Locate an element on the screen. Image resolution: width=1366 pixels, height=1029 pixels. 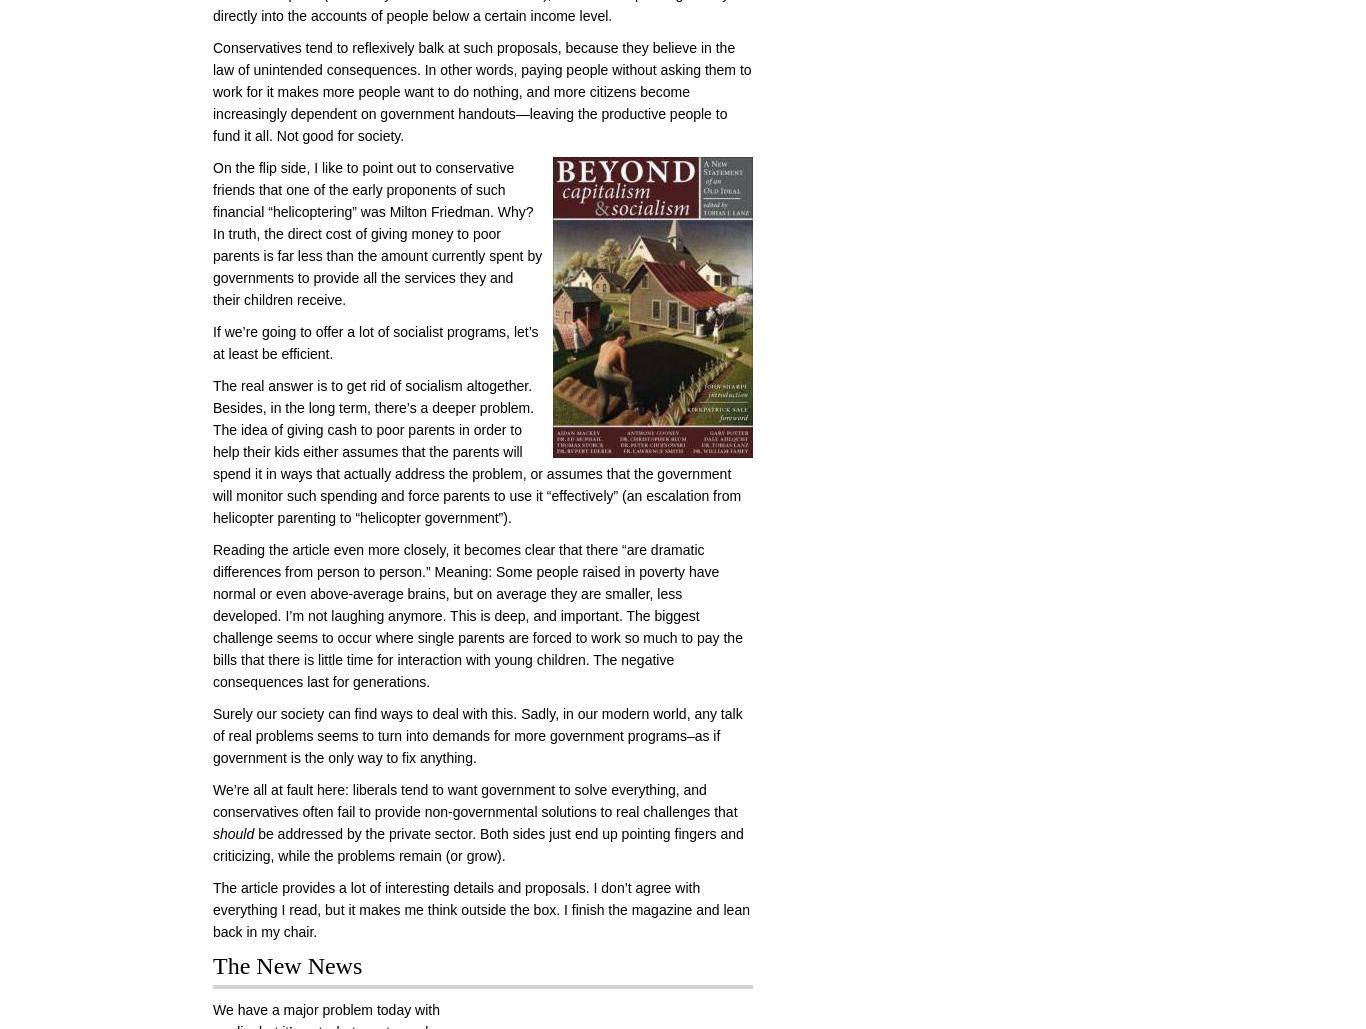
'Reading the article even more closely, it becomes clear that there “are dramatic differences from person to person.” Meaning: Some people raised in poverty have normal or even above-average brains, but on average they are smaller, less developed. I’m not laughing anymore. This is deep, and important. The biggest challenge seems to occur where single parents are forced to work so much to pay the bills that there is little time for interaction with young children. The negative consequences last for generations.' is located at coordinates (477, 615).